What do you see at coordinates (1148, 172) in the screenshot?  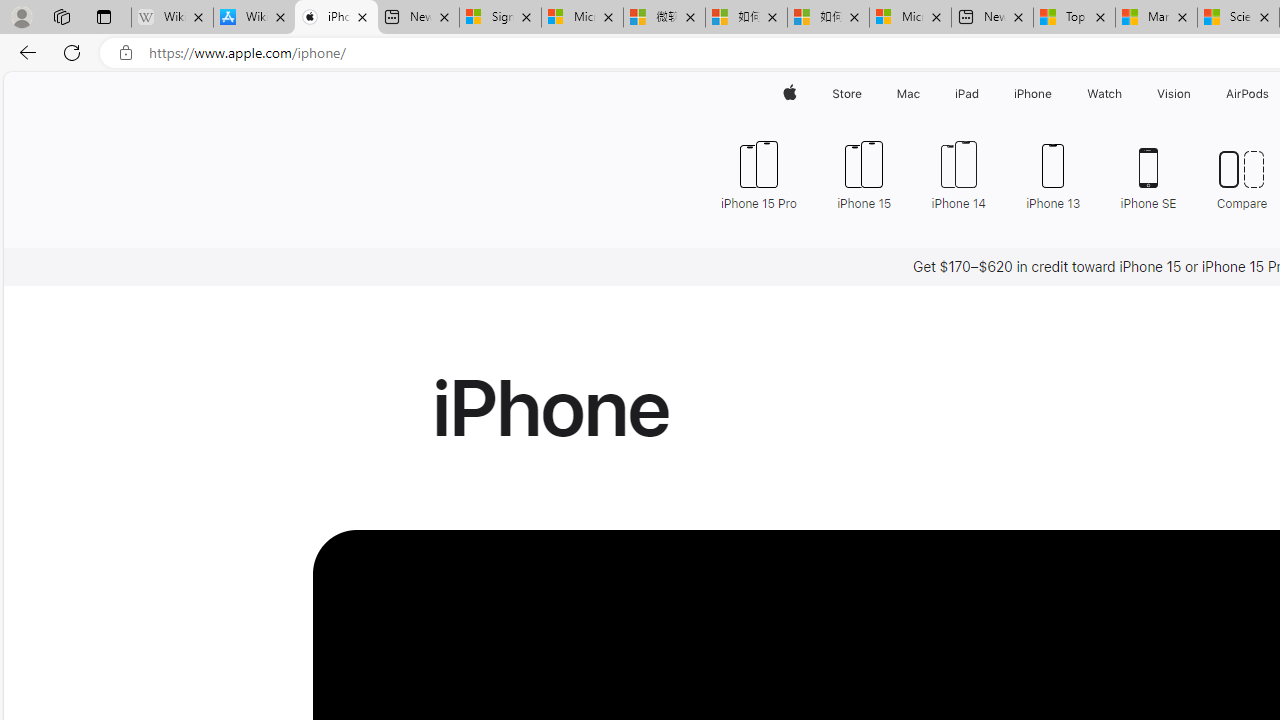 I see `'iPhone SE'` at bounding box center [1148, 172].